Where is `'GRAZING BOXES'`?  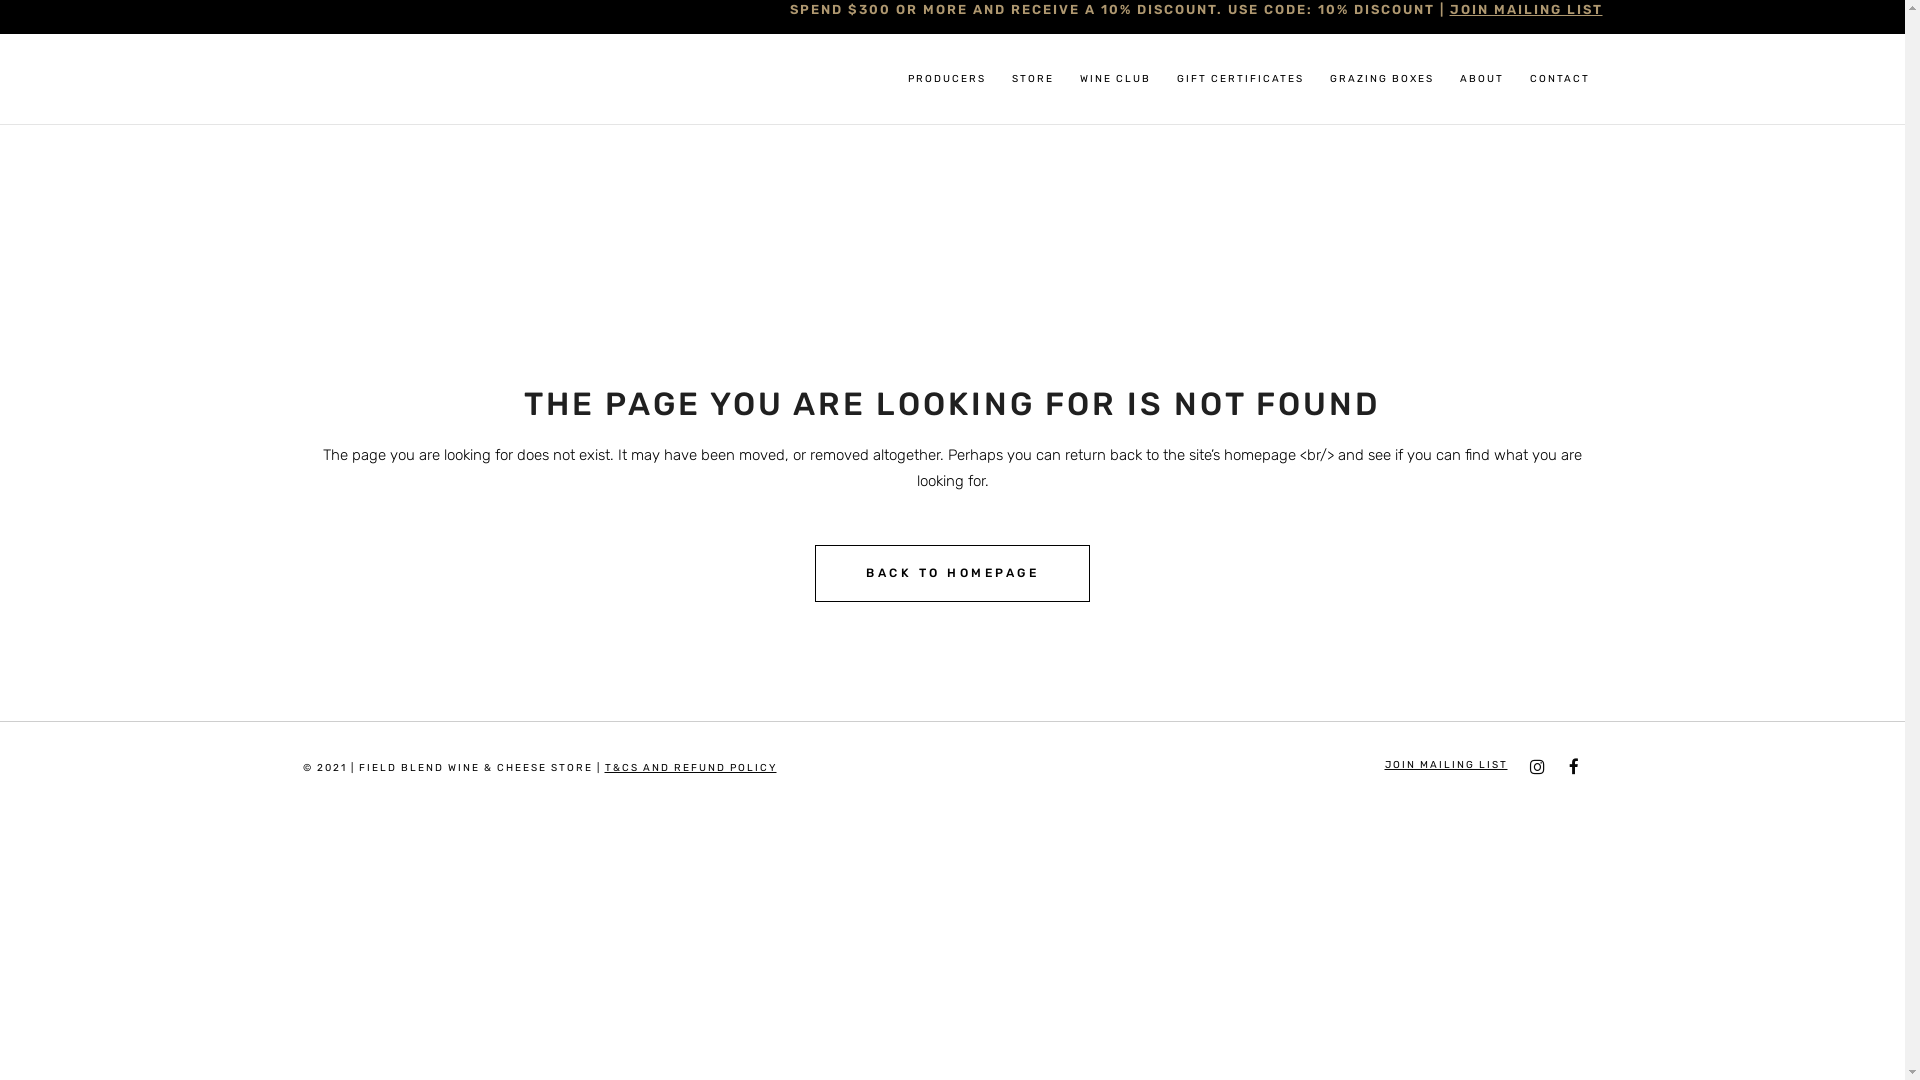
'GRAZING BOXES' is located at coordinates (1380, 77).